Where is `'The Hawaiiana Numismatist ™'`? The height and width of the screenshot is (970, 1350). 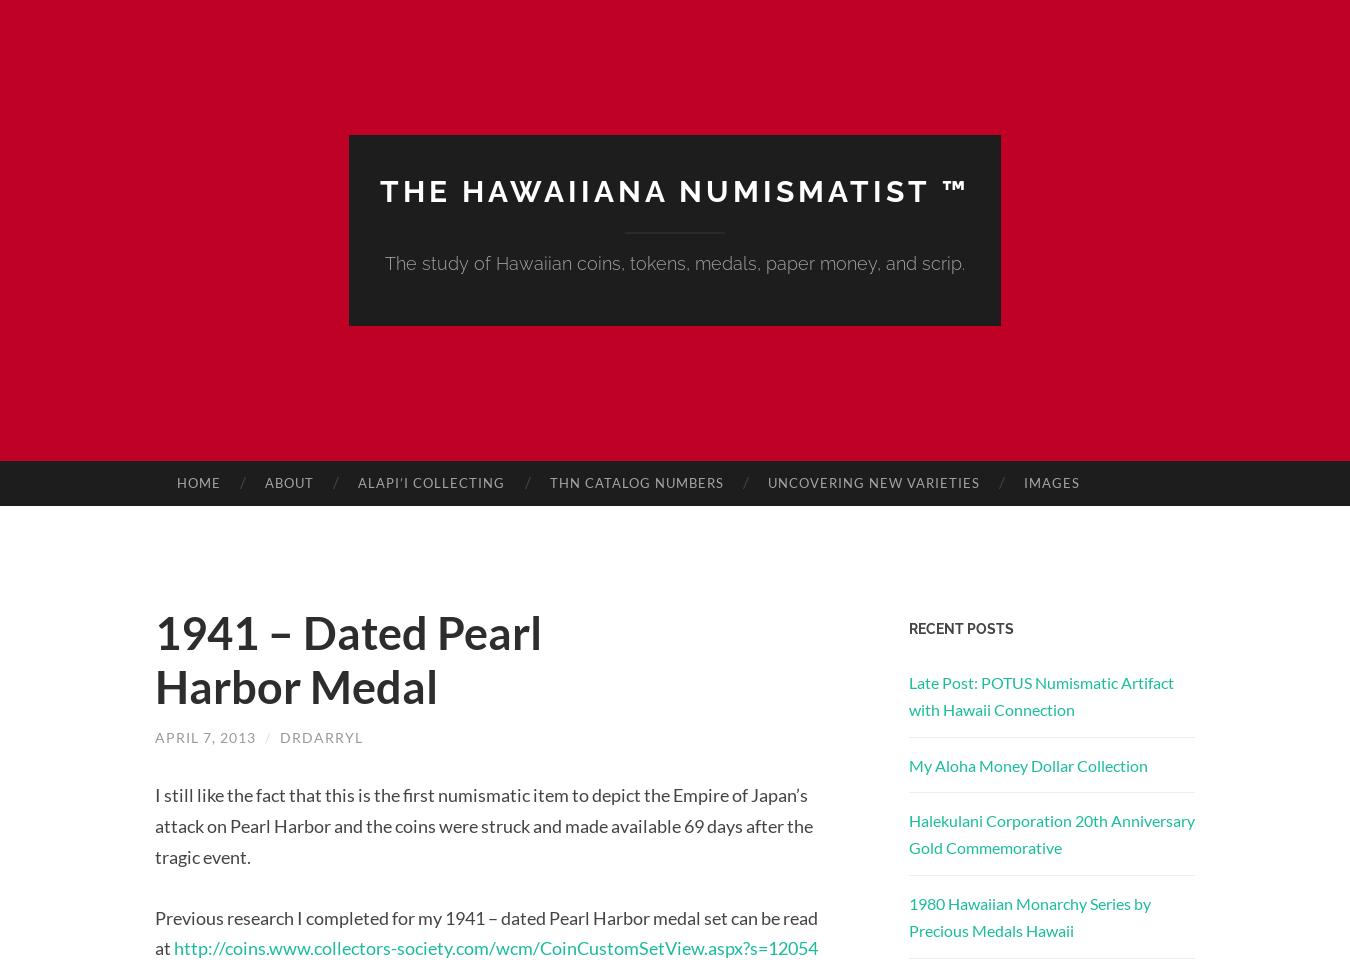 'The Hawaiiana Numismatist ™' is located at coordinates (675, 189).